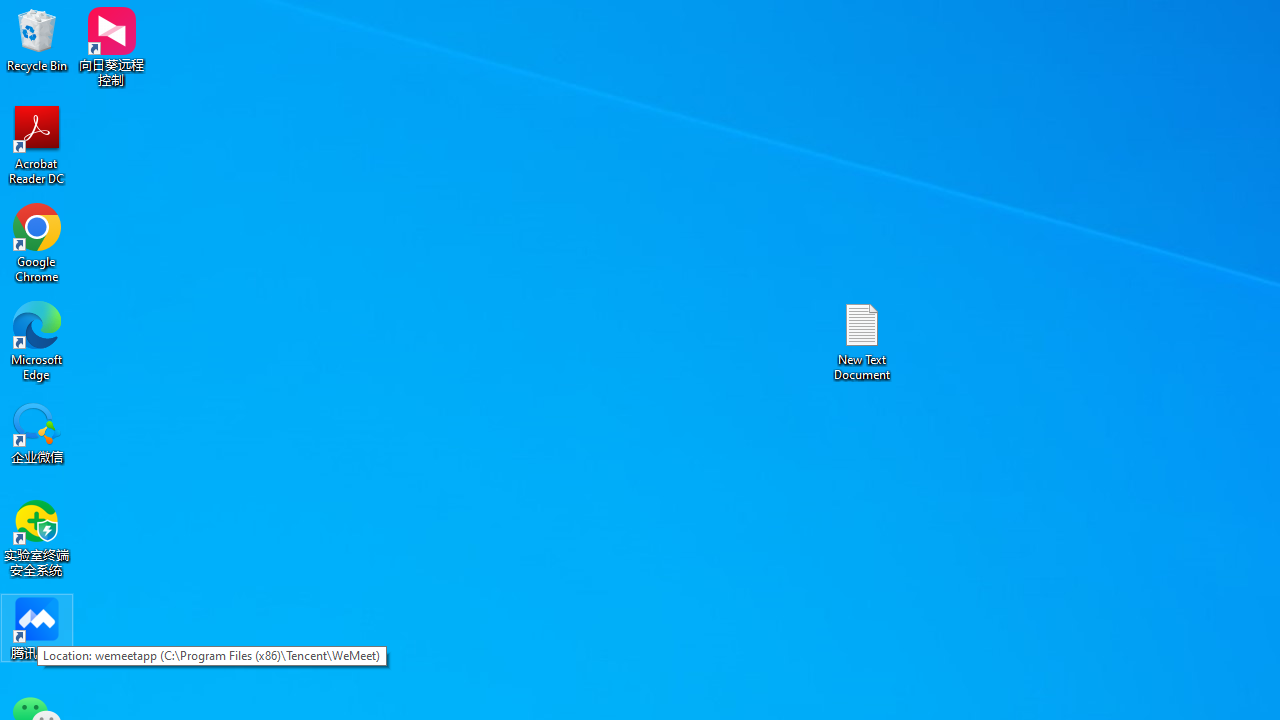 The image size is (1280, 720). I want to click on 'Microsoft Edge', so click(37, 340).